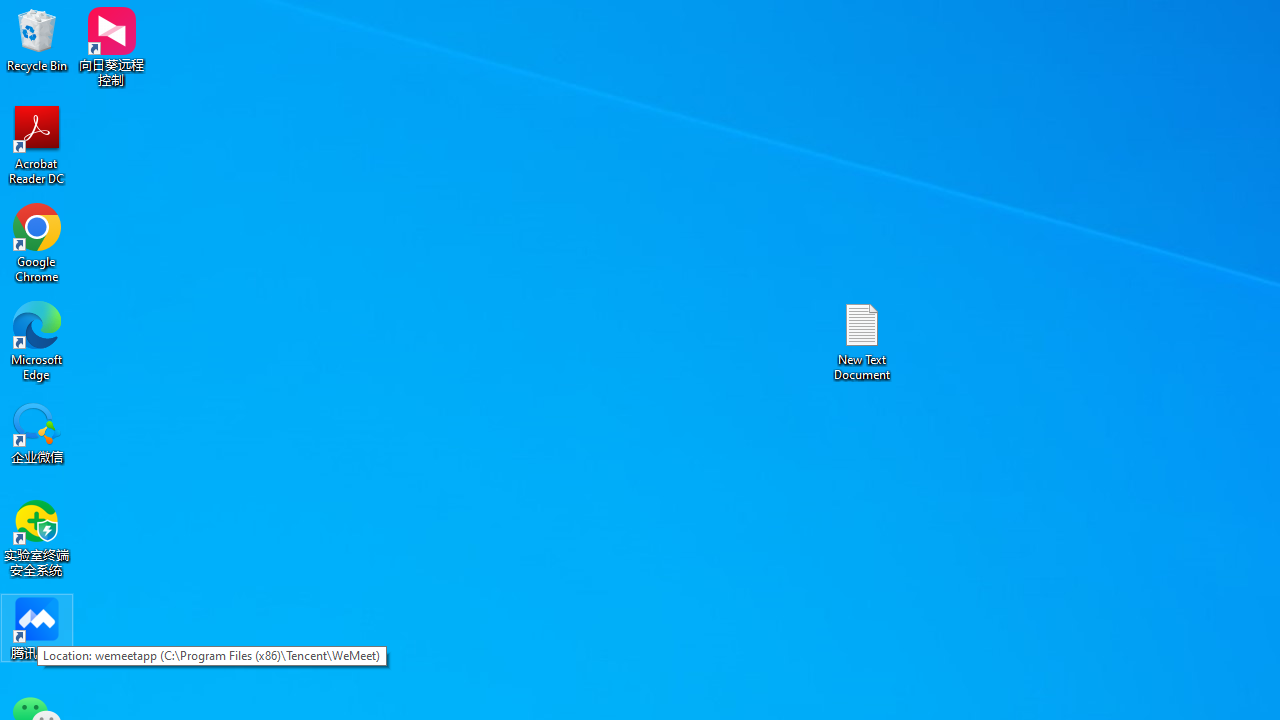 The image size is (1280, 720). I want to click on 'Microsoft Edge', so click(37, 340).